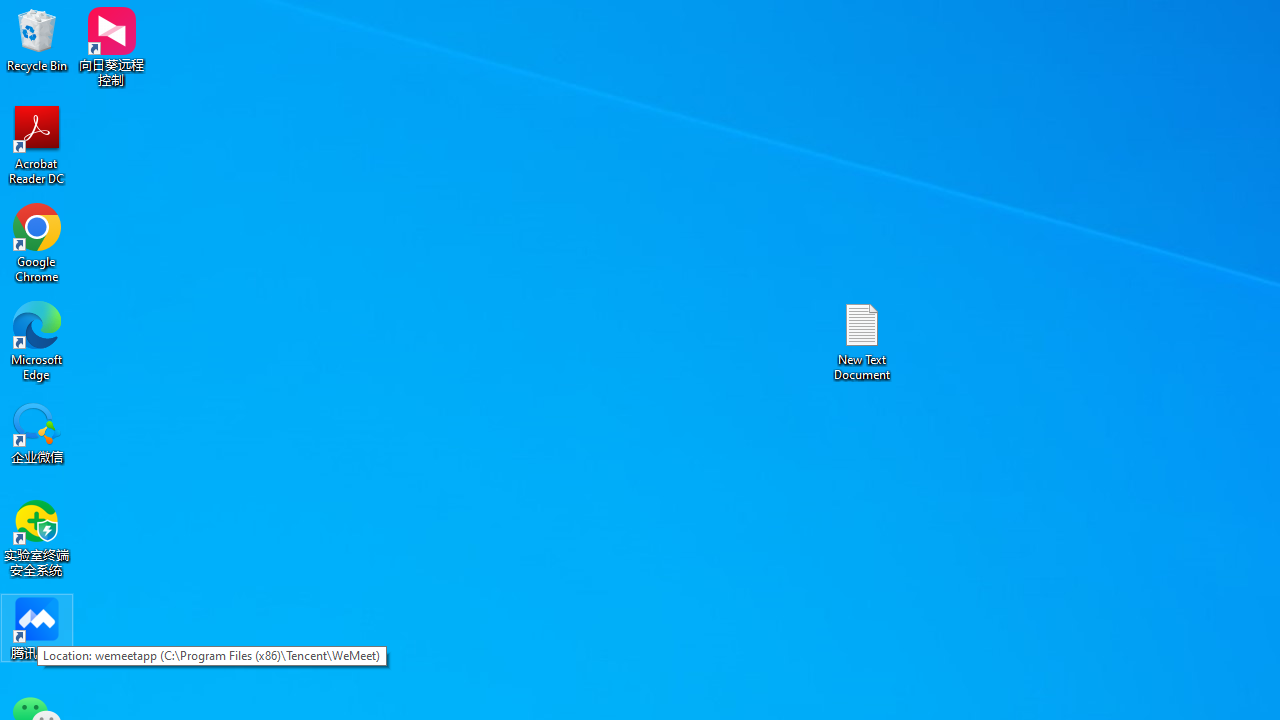 The image size is (1280, 720). I want to click on 'Microsoft Edge', so click(37, 340).